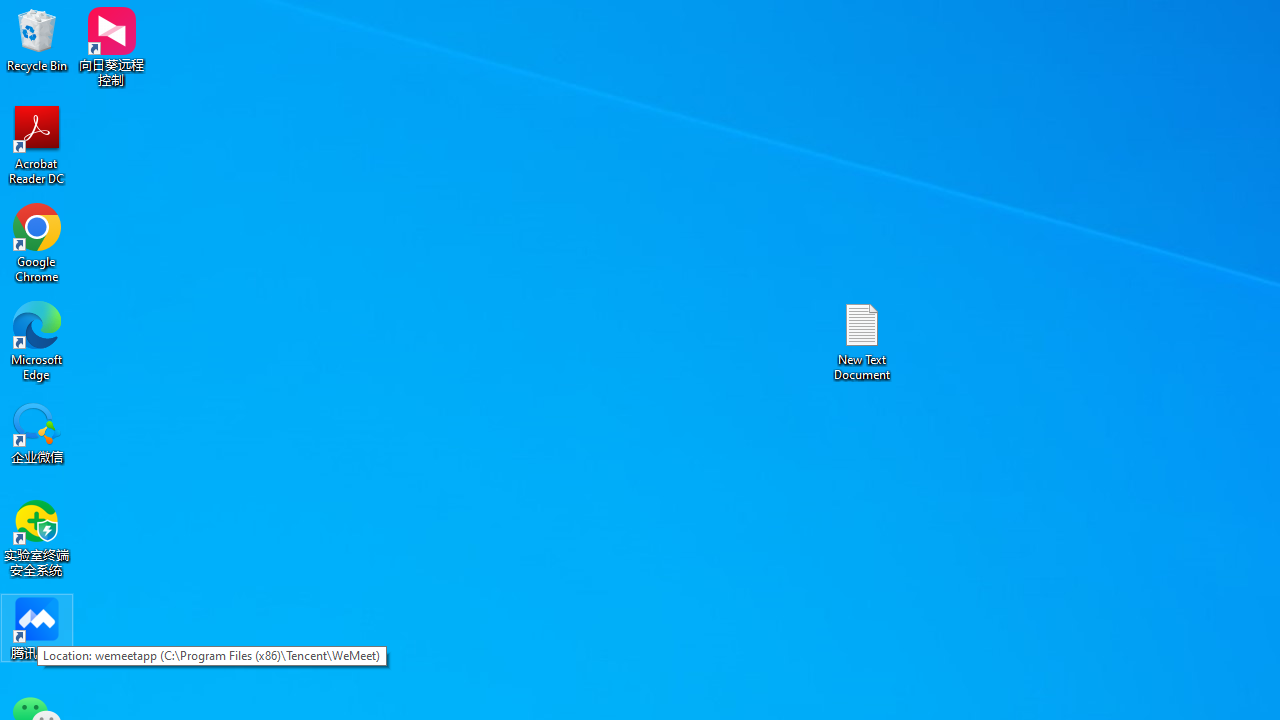 The image size is (1280, 720). I want to click on 'Microsoft Edge', so click(37, 340).